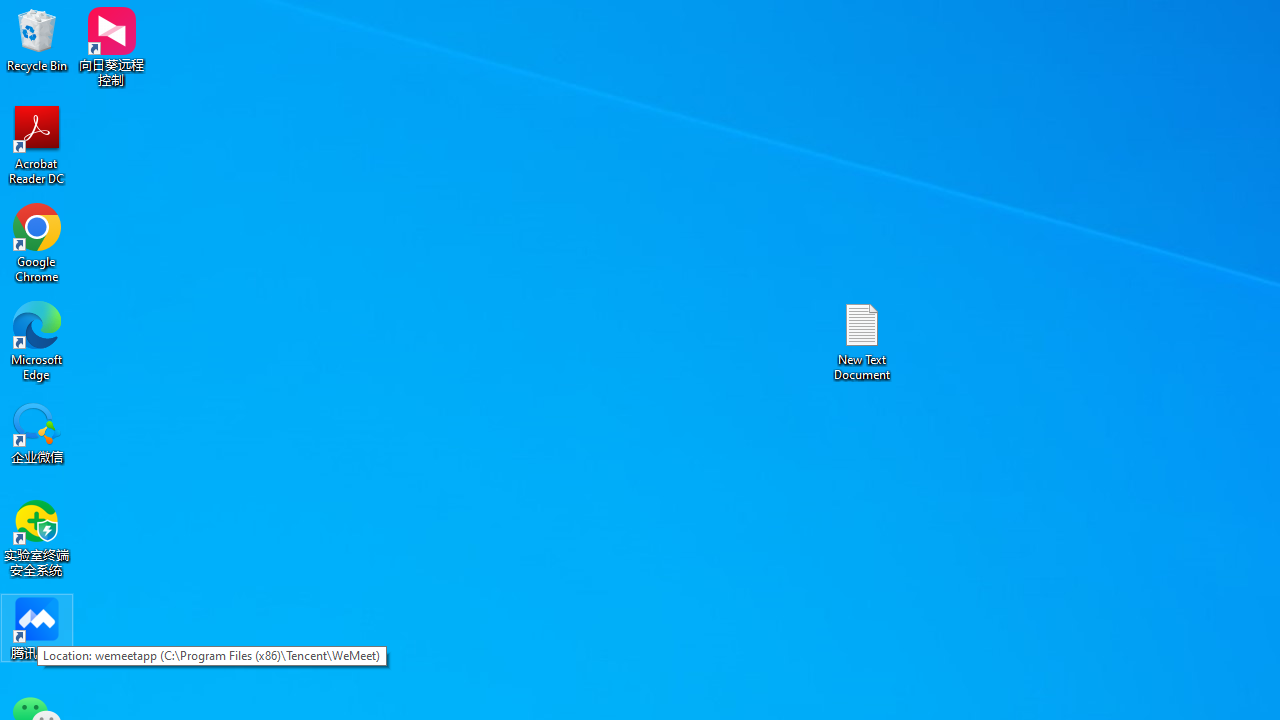 The image size is (1280, 720). I want to click on 'Microsoft Edge', so click(37, 340).